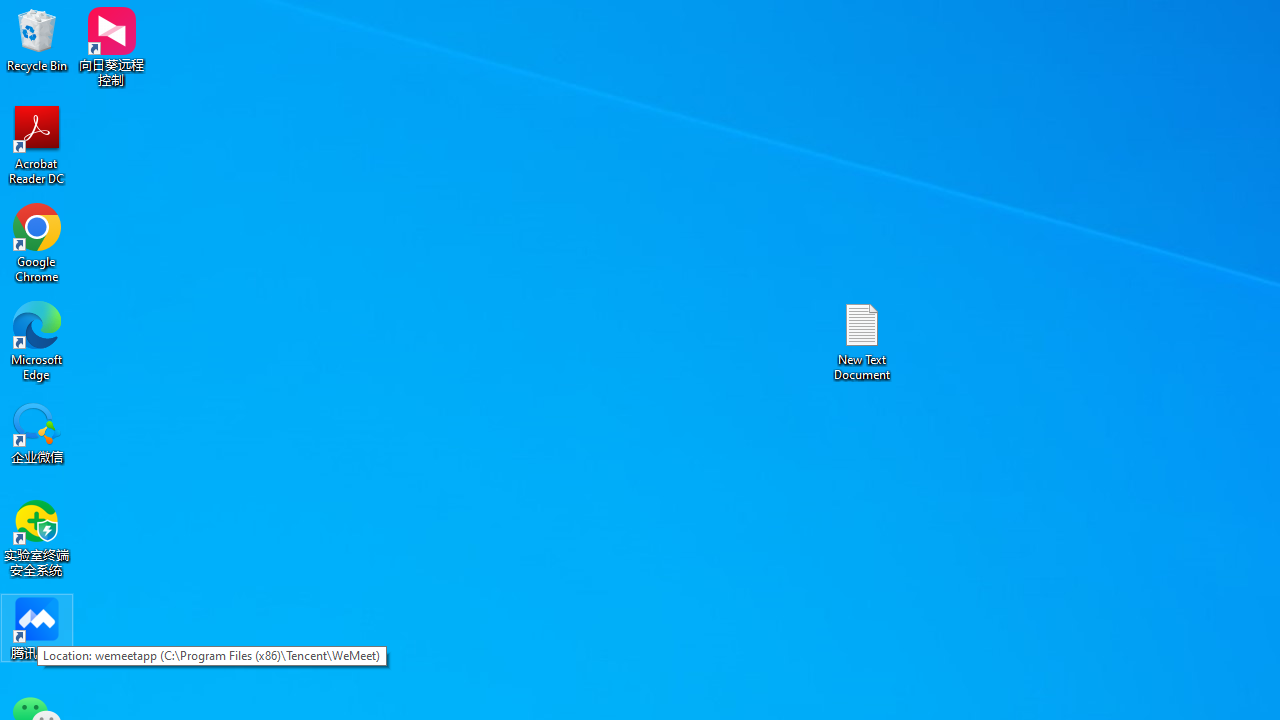 The image size is (1280, 720). I want to click on 'Microsoft Edge', so click(37, 340).